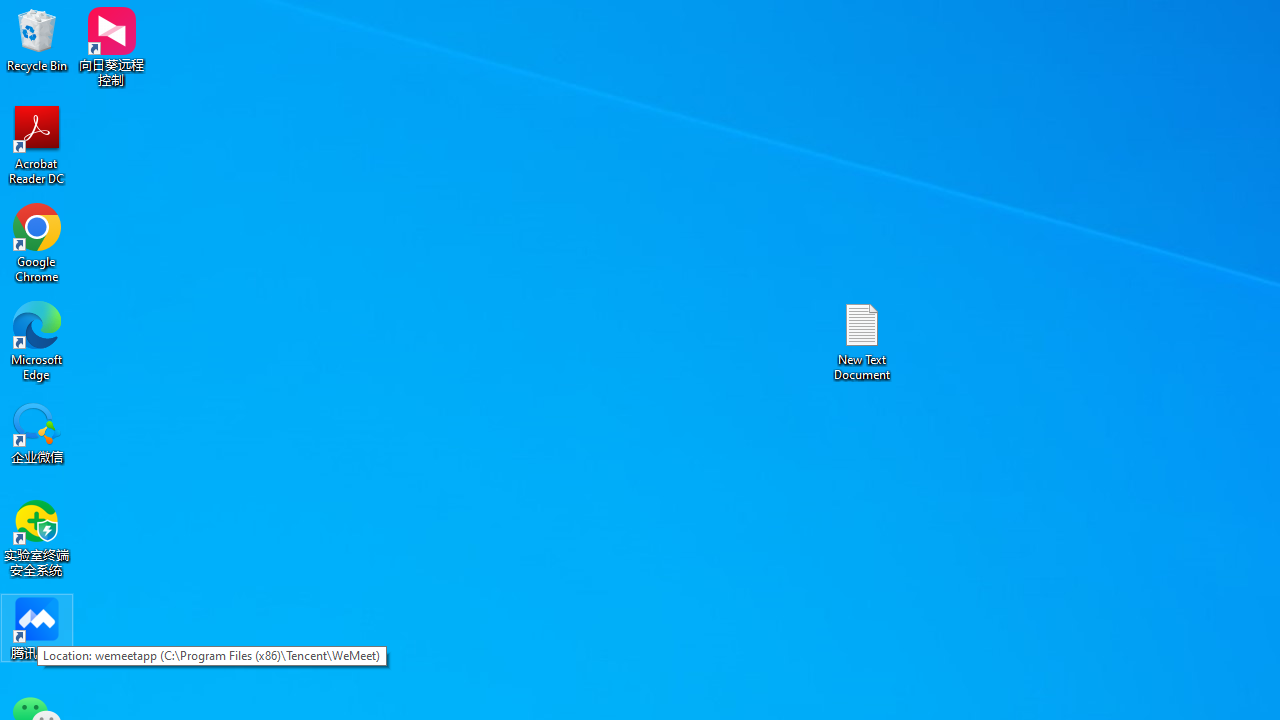 The image size is (1280, 720). I want to click on 'Microsoft Edge', so click(37, 340).